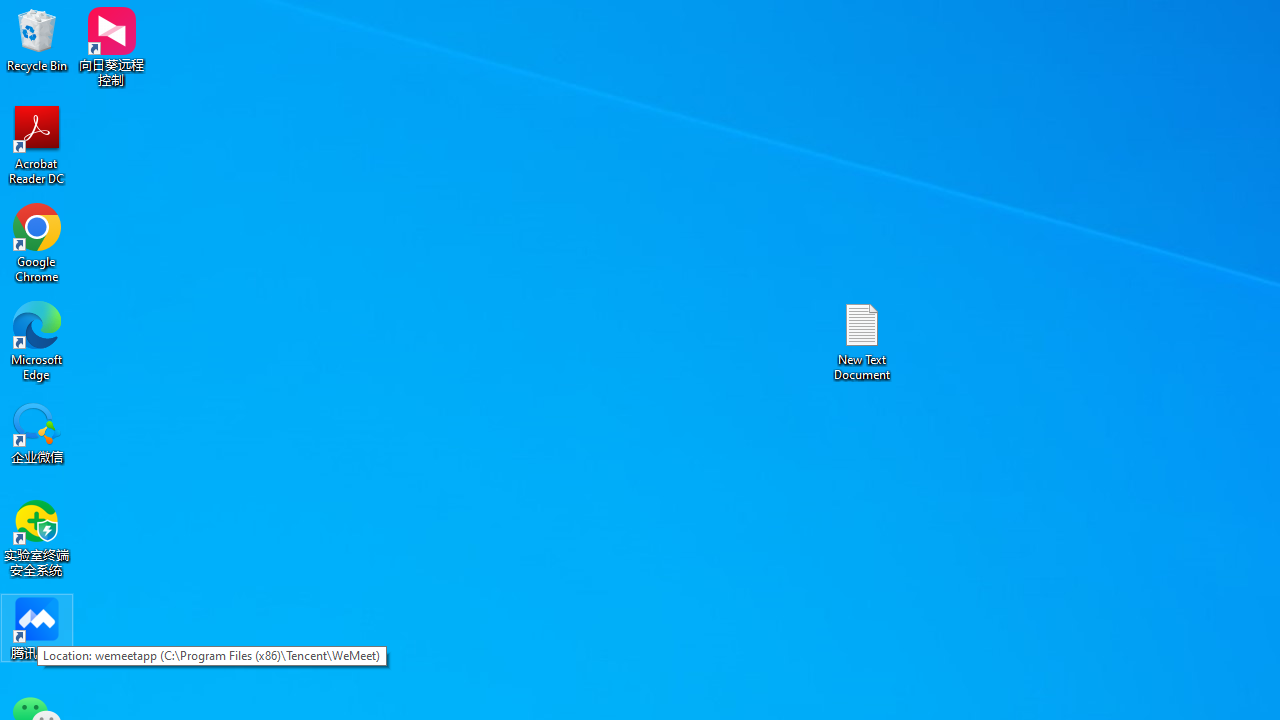 The image size is (1280, 720). I want to click on 'Microsoft Edge', so click(37, 340).